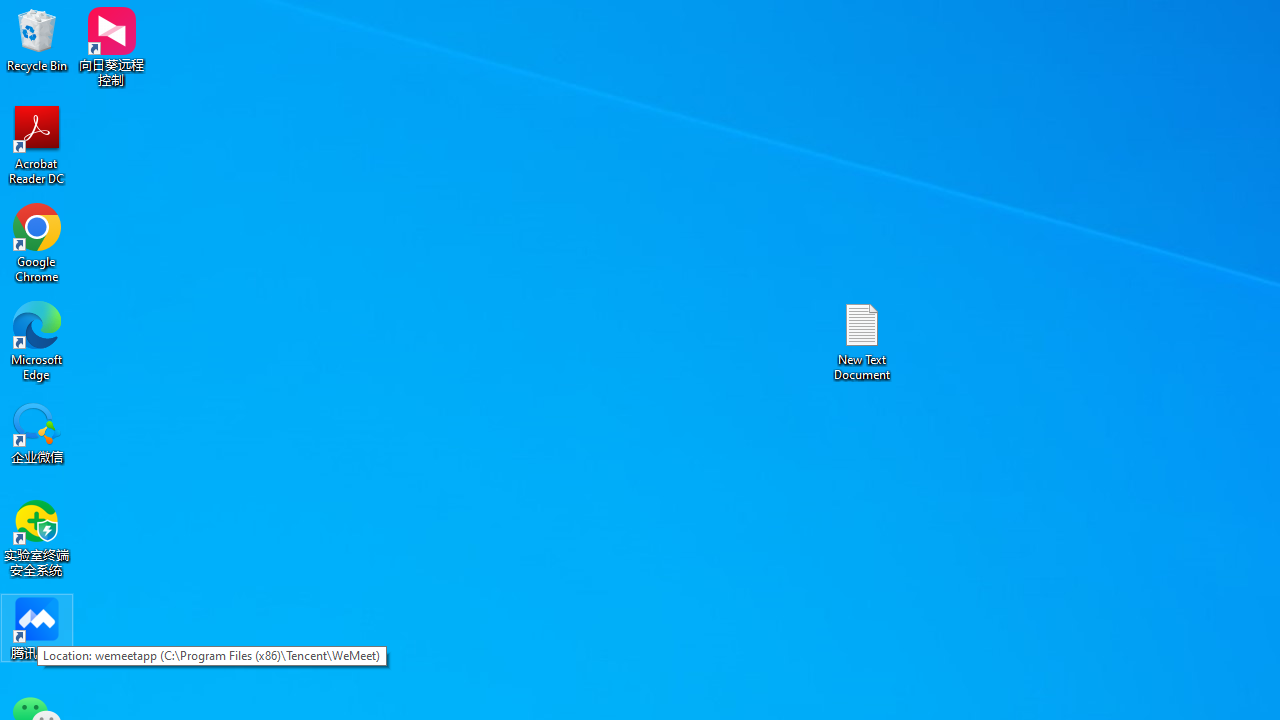 The image size is (1280, 720). I want to click on 'Microsoft Edge', so click(37, 340).